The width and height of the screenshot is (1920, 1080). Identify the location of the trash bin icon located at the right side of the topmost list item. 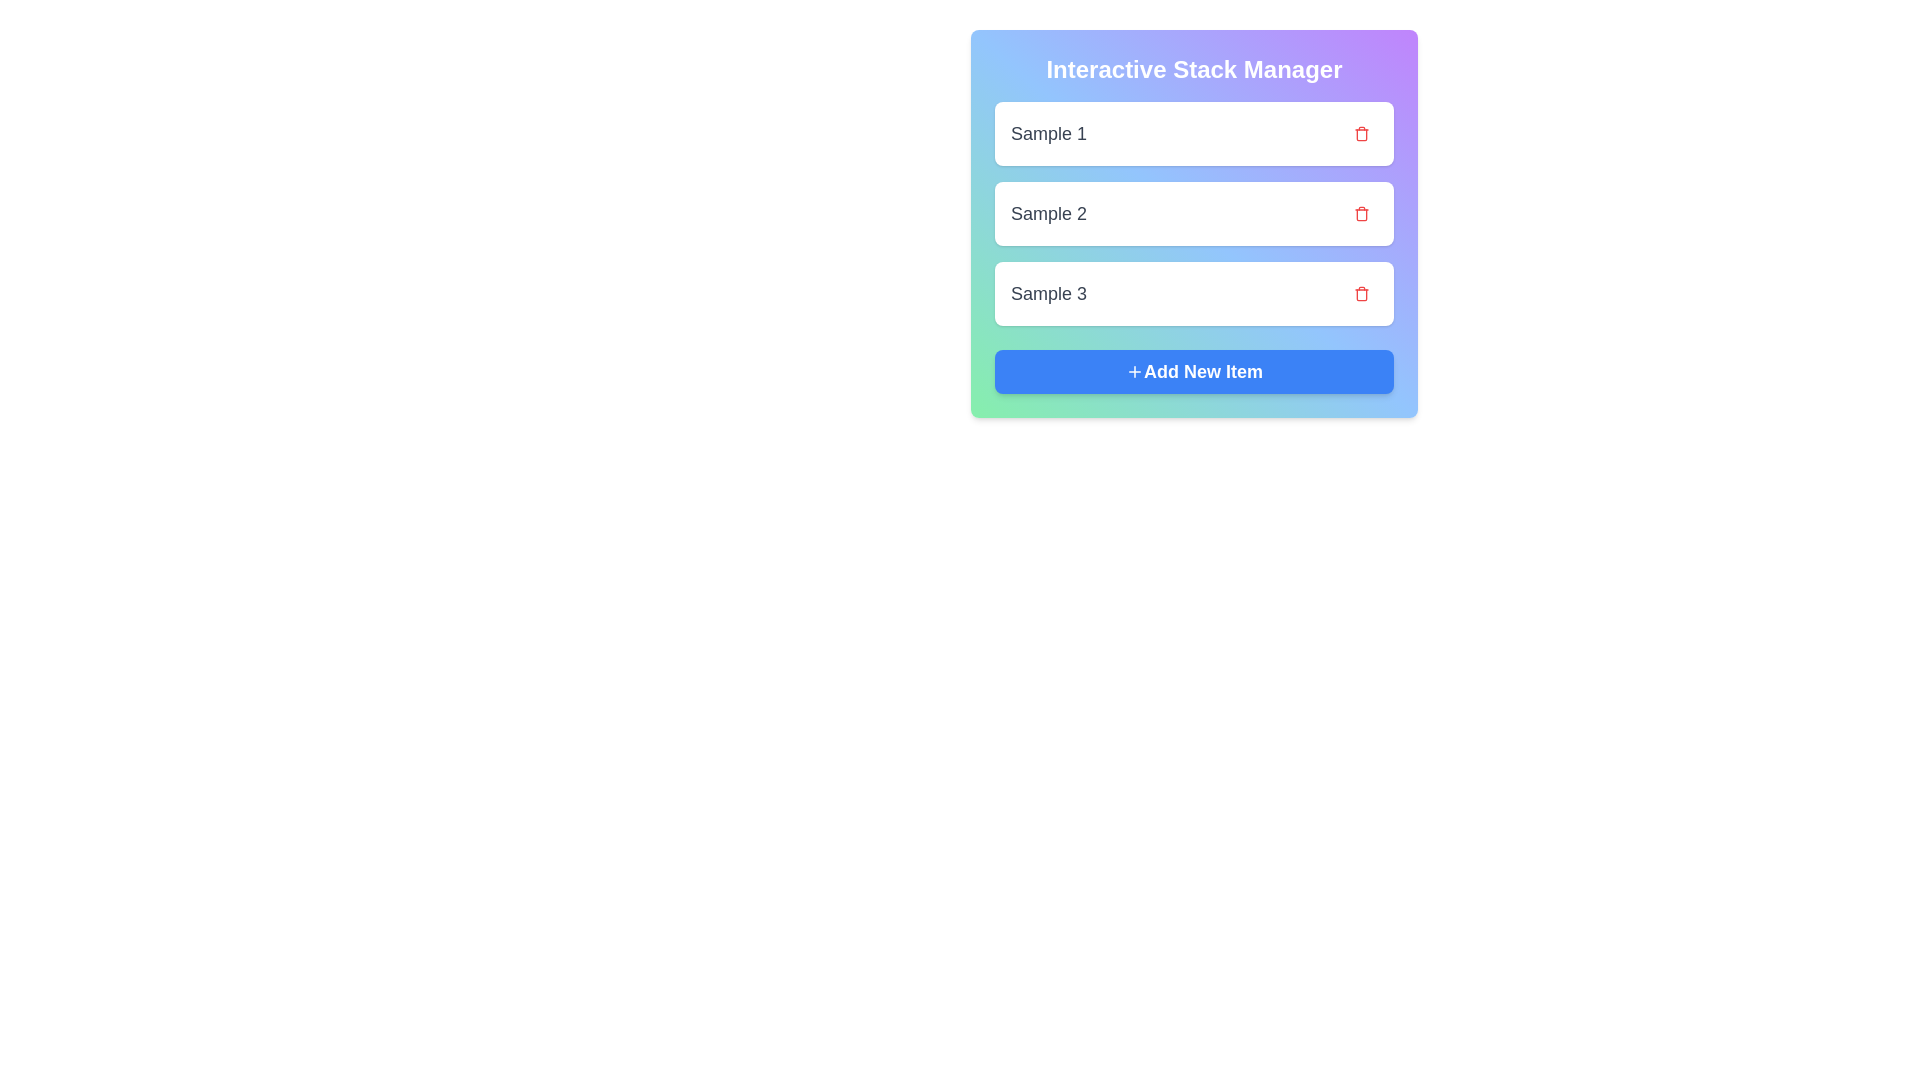
(1361, 135).